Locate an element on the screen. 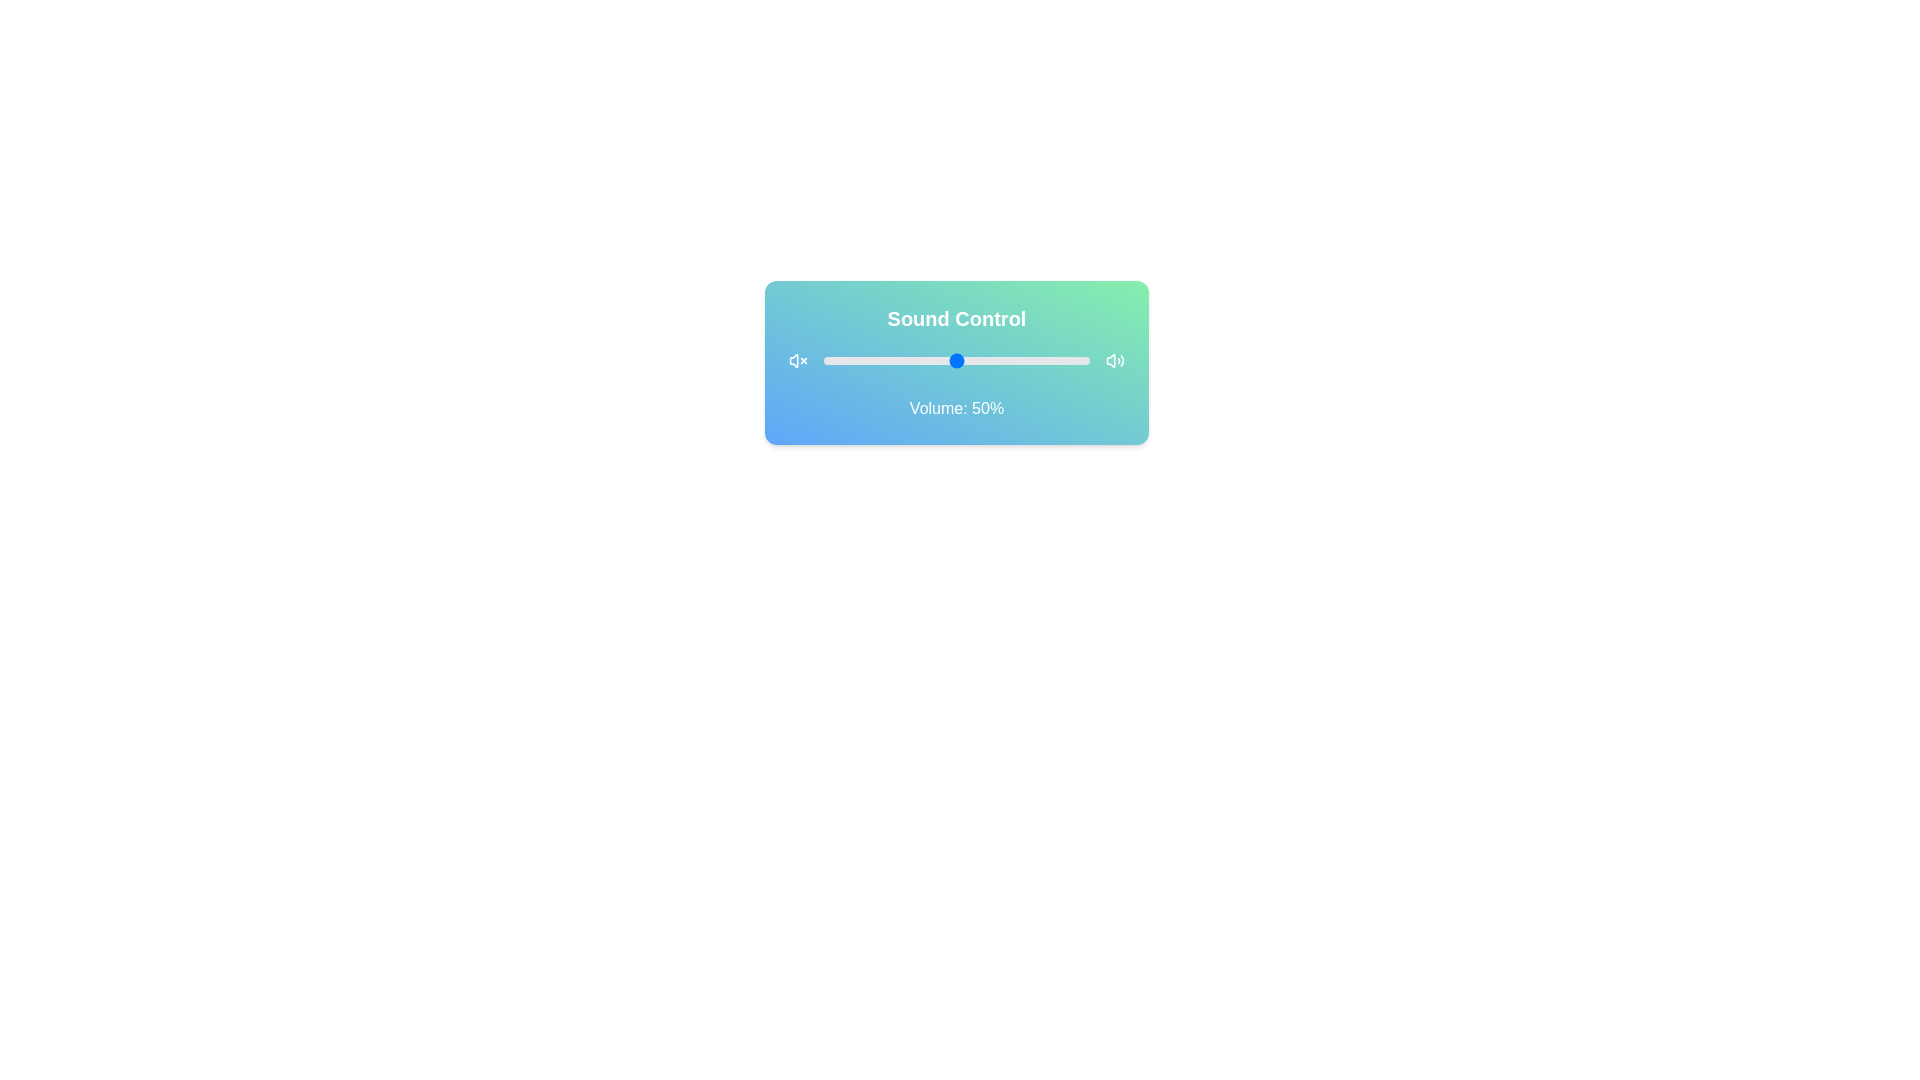 The height and width of the screenshot is (1080, 1920). the volume is located at coordinates (1064, 361).